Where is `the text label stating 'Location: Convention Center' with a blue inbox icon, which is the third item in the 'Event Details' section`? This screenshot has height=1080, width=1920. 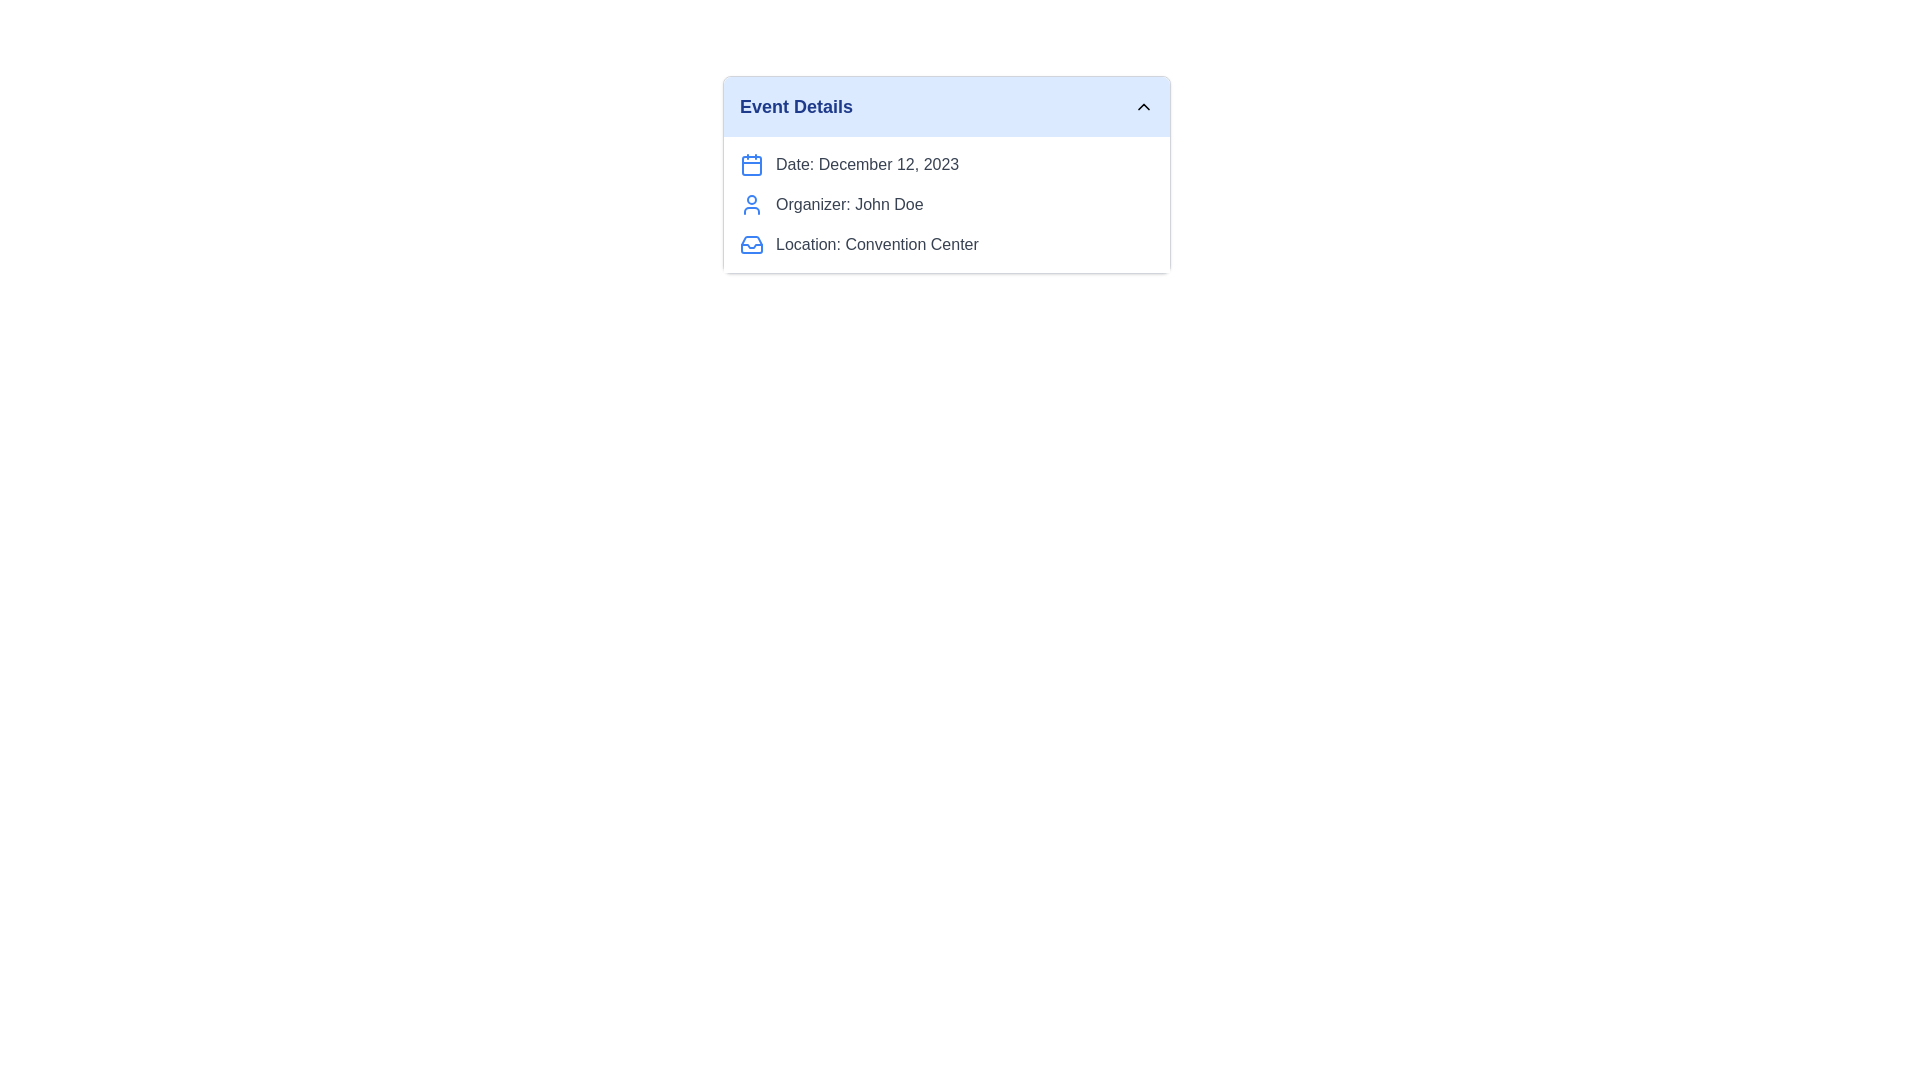 the text label stating 'Location: Convention Center' with a blue inbox icon, which is the third item in the 'Event Details' section is located at coordinates (945, 244).